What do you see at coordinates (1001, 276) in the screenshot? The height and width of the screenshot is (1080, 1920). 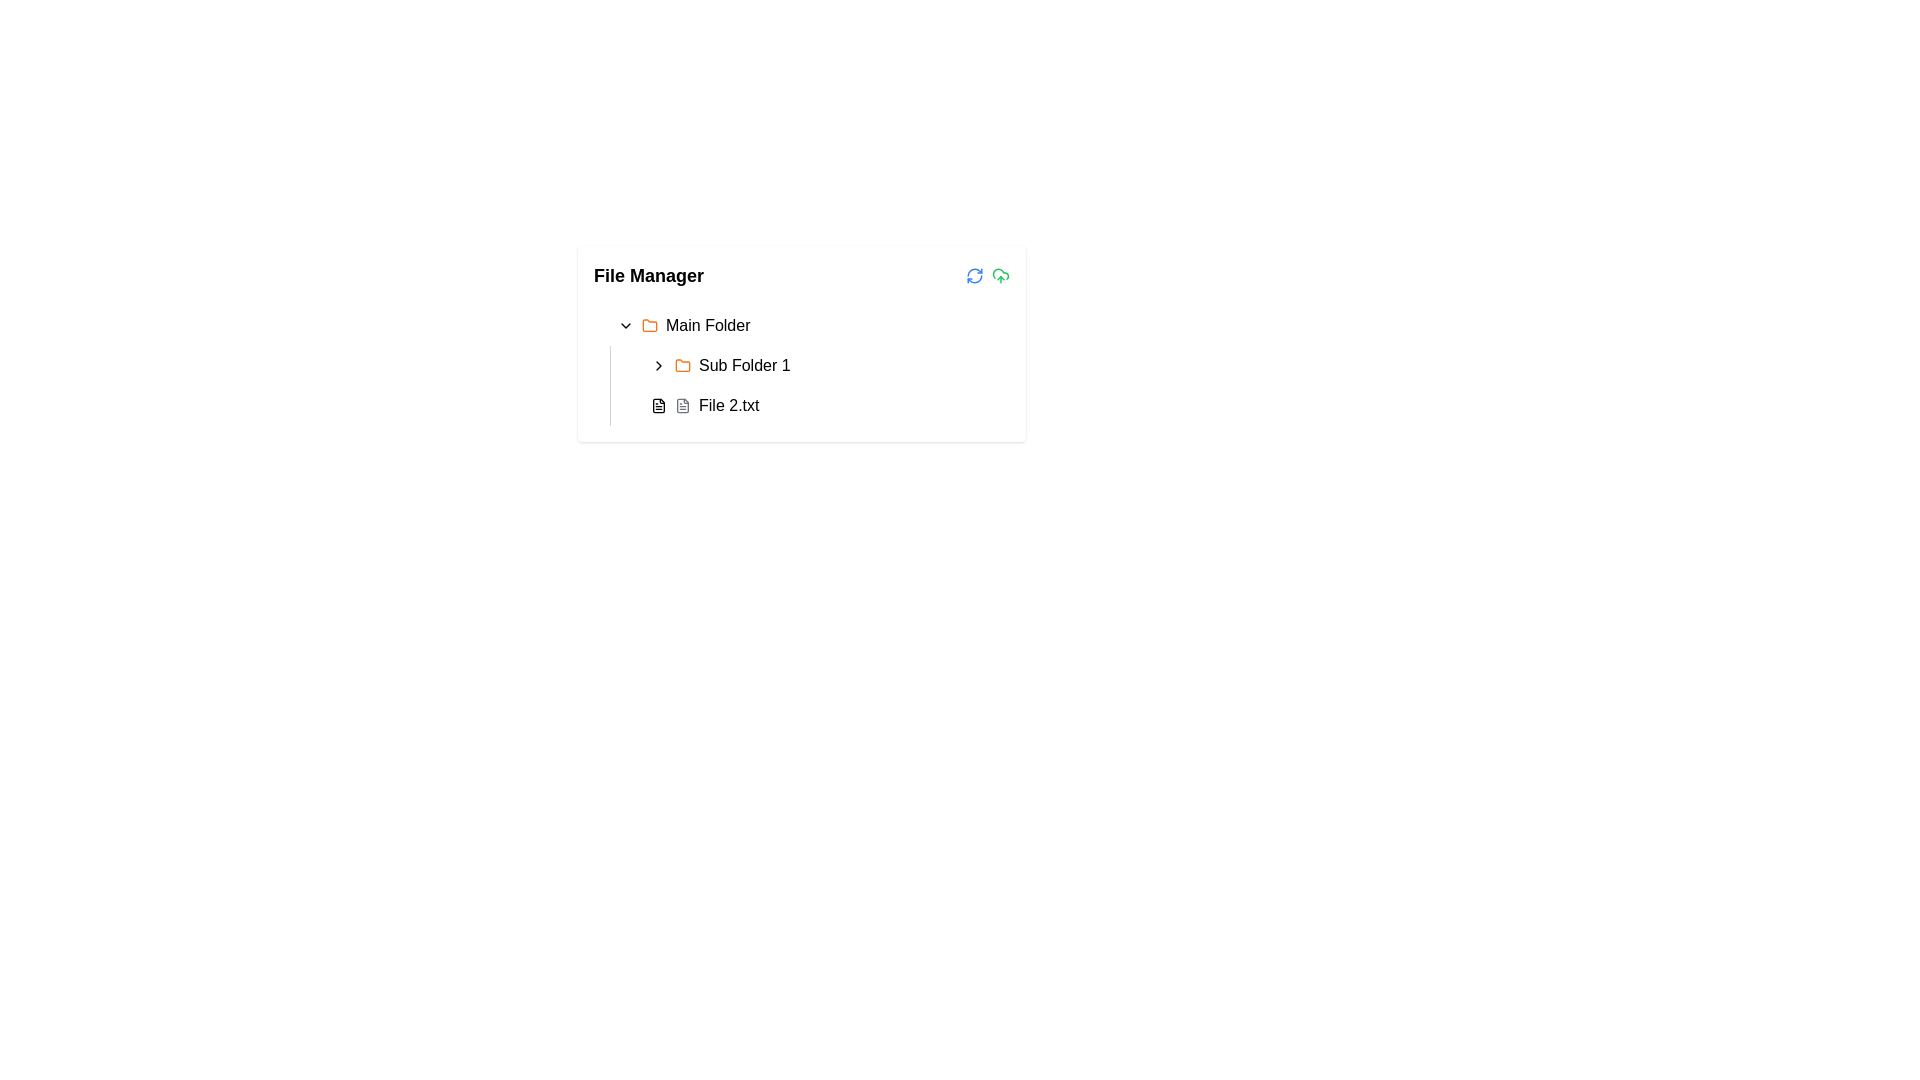 I see `the cloud icon with an upward arrow, styled in green color, located at the top-right corner of the file manager interface` at bounding box center [1001, 276].